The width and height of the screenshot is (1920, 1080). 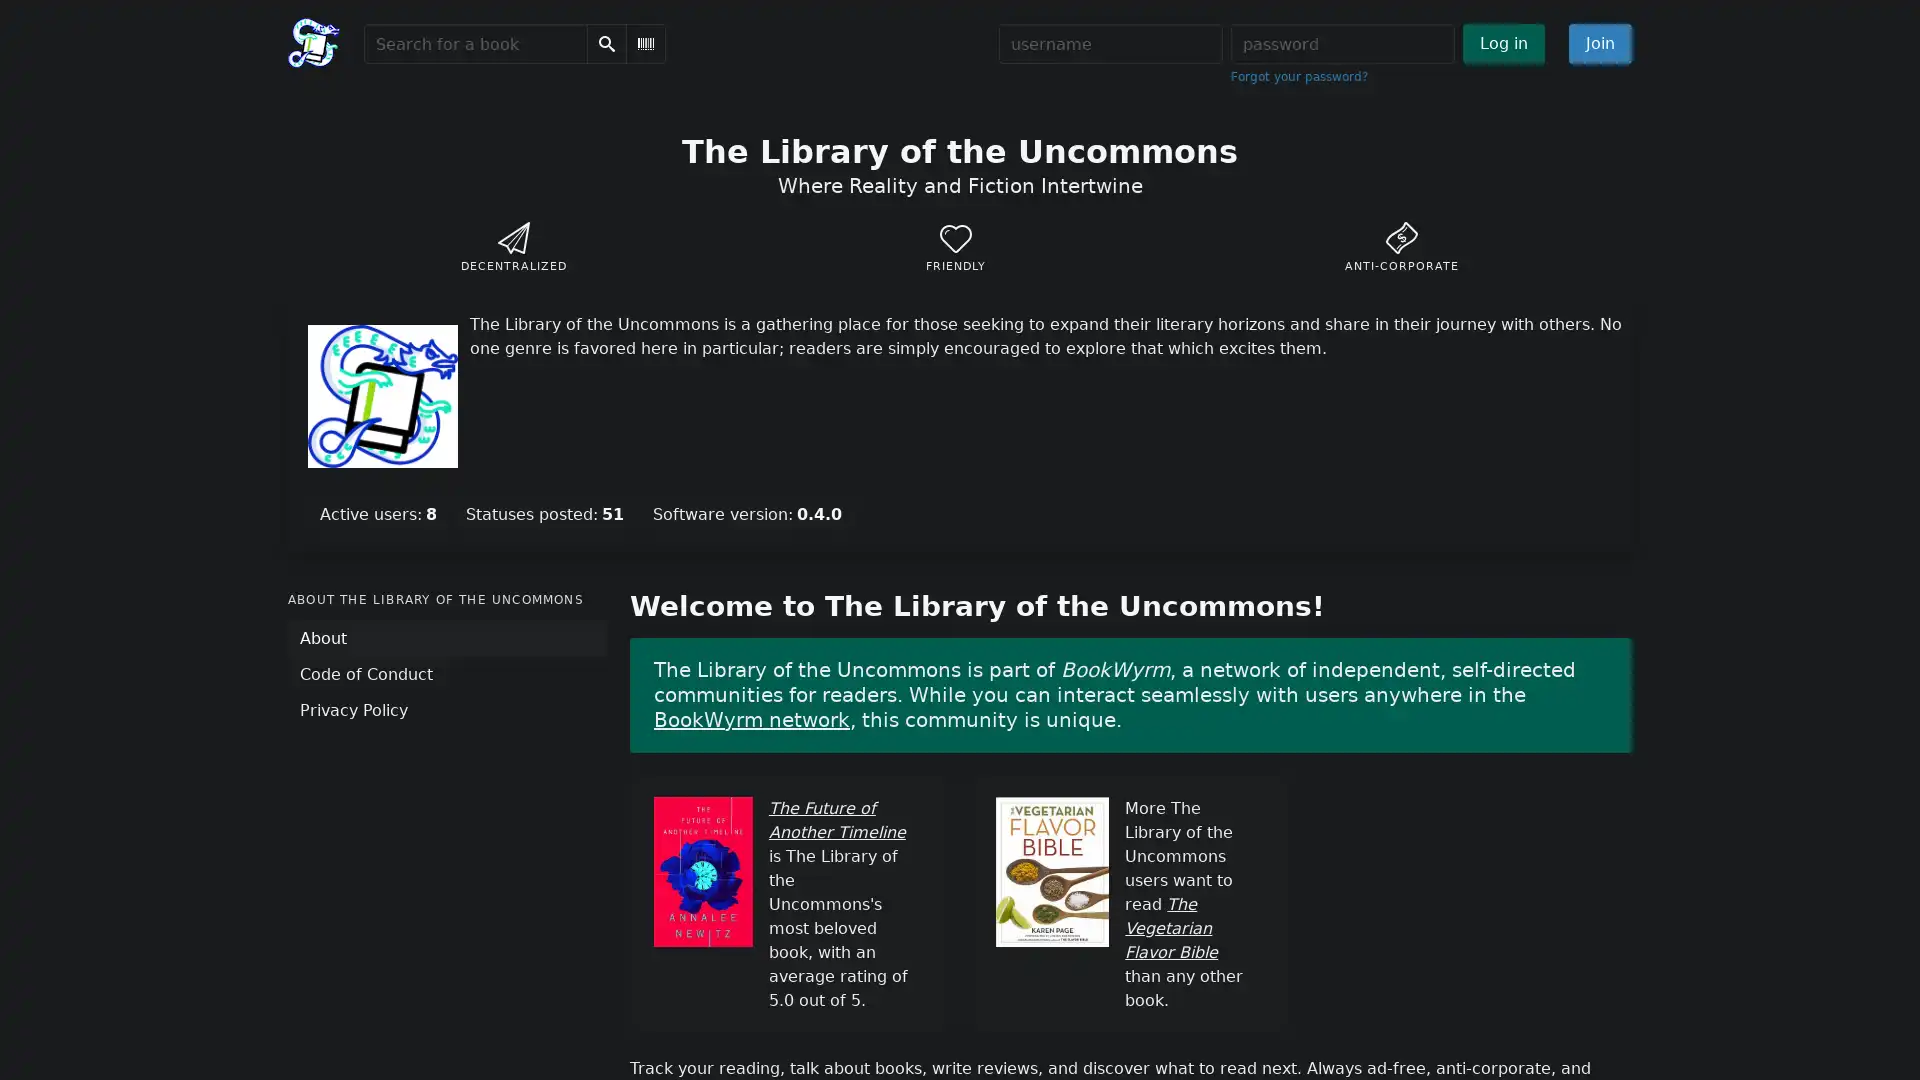 What do you see at coordinates (1503, 43) in the screenshot?
I see `Log in` at bounding box center [1503, 43].